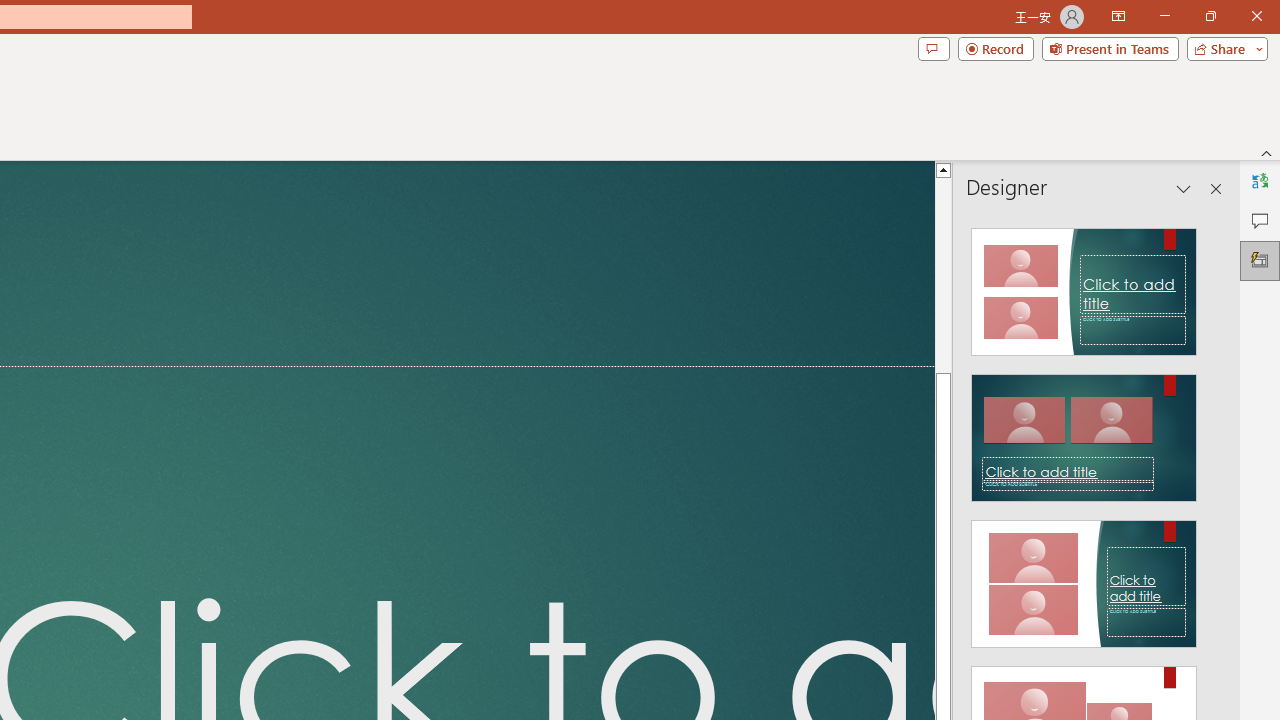 The height and width of the screenshot is (720, 1280). What do you see at coordinates (942, 168) in the screenshot?
I see `'Line up'` at bounding box center [942, 168].